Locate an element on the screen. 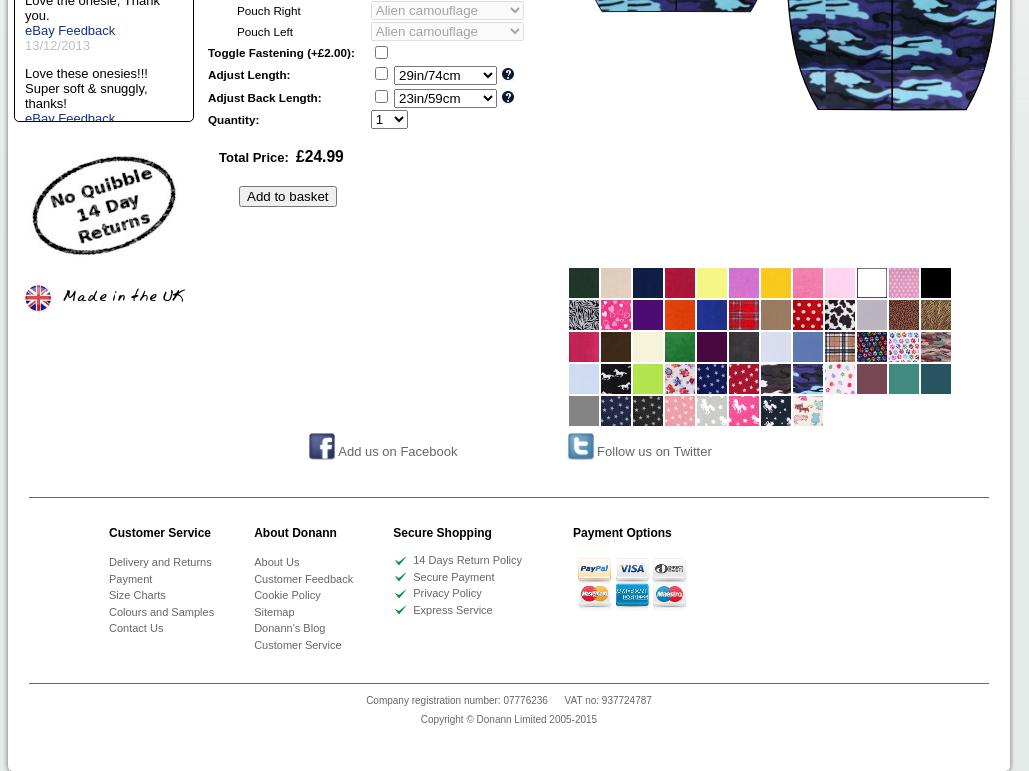 The width and height of the screenshot is (1029, 771). 'Cookie Policy' is located at coordinates (285, 594).